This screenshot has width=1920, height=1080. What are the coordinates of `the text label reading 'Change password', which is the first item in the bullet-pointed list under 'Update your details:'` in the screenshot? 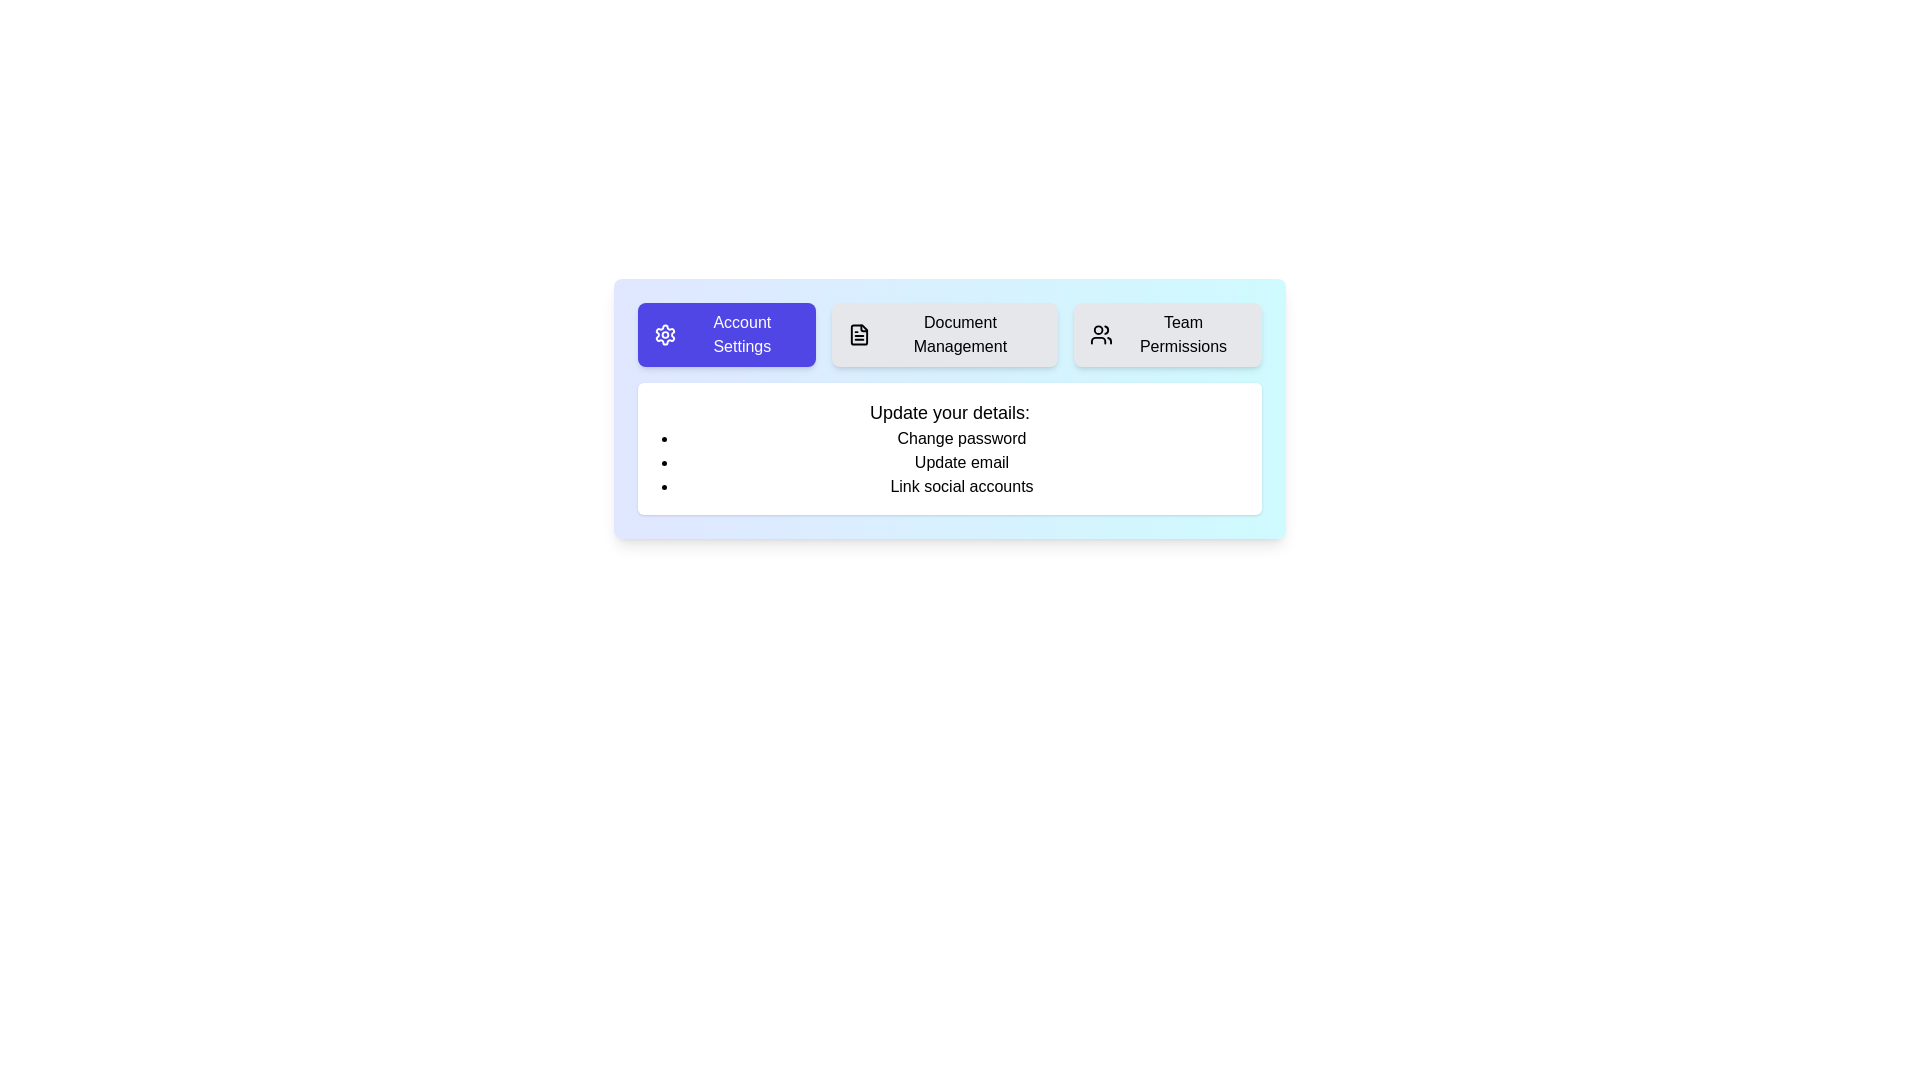 It's located at (961, 438).